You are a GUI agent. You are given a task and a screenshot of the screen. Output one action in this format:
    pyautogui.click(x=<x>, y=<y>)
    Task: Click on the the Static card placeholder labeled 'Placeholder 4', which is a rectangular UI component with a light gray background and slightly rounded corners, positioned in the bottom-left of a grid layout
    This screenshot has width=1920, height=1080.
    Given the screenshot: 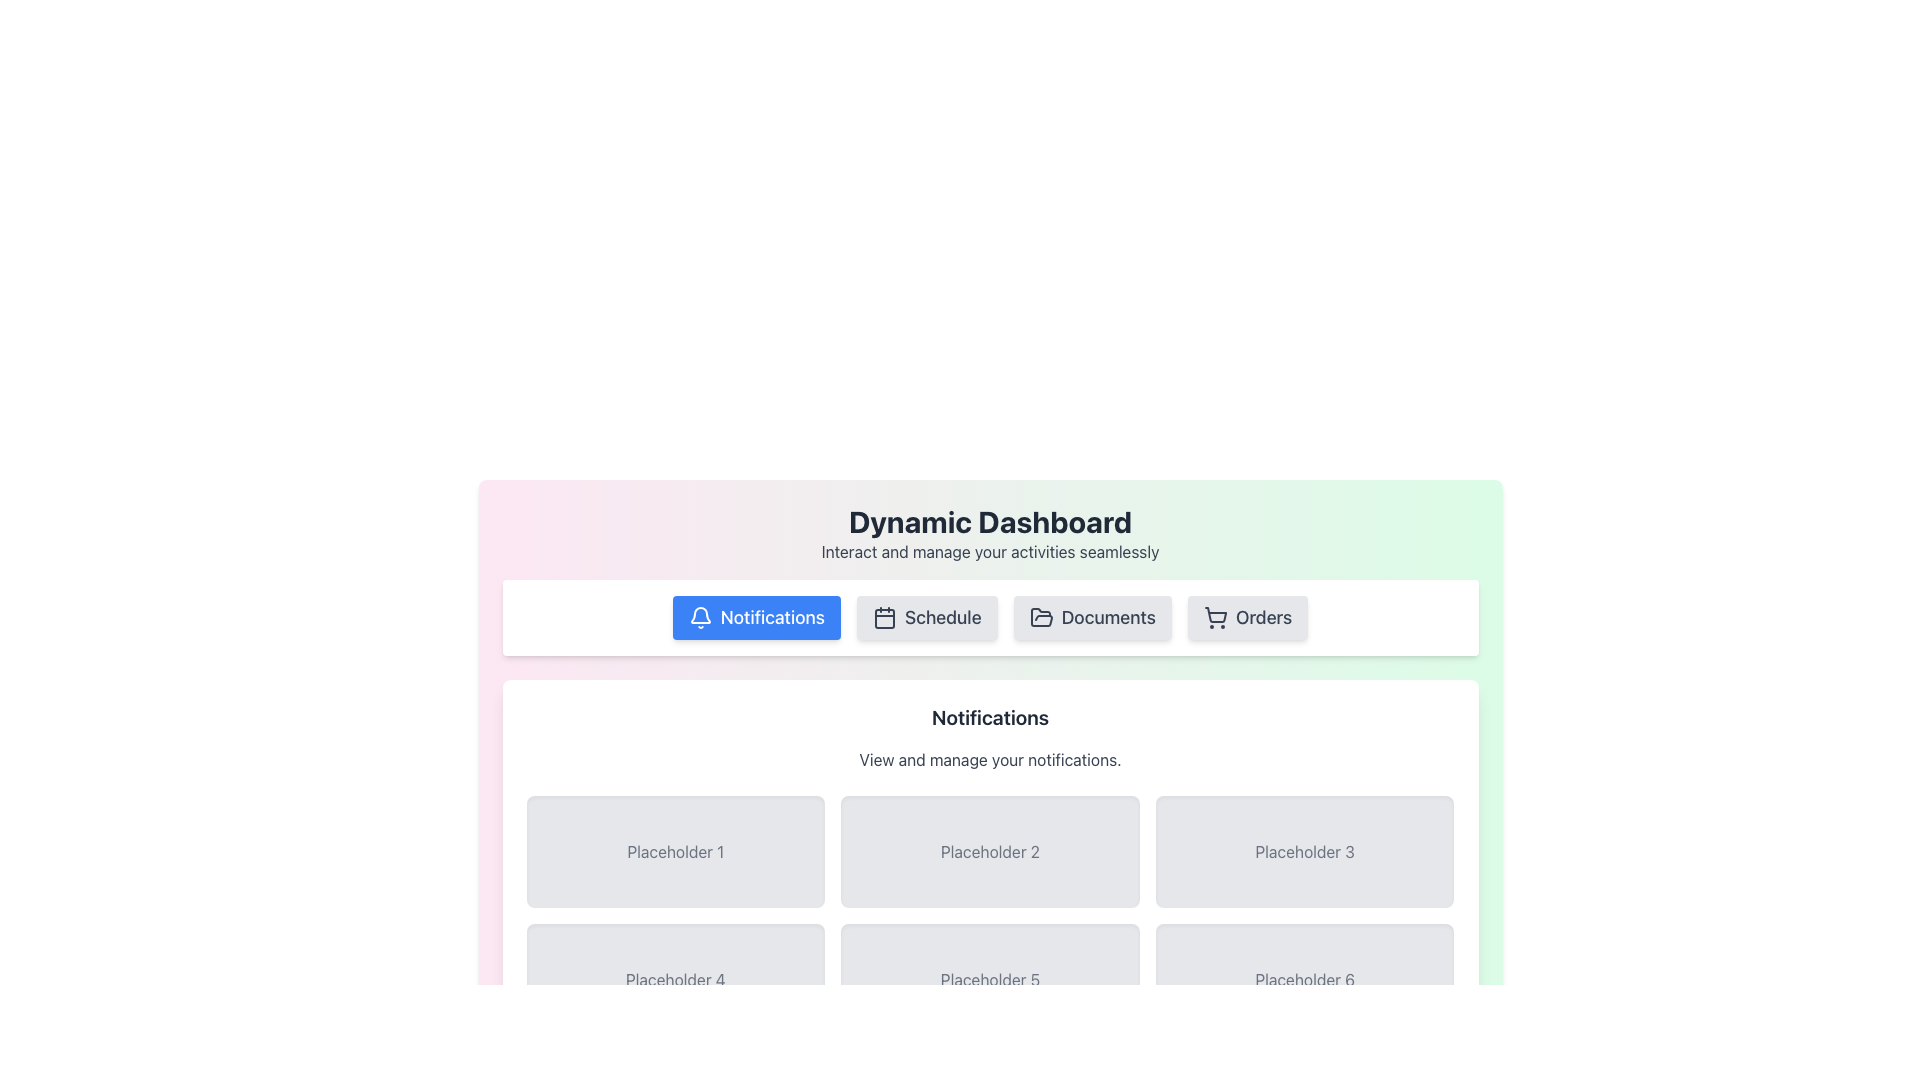 What is the action you would take?
    pyautogui.click(x=675, y=978)
    